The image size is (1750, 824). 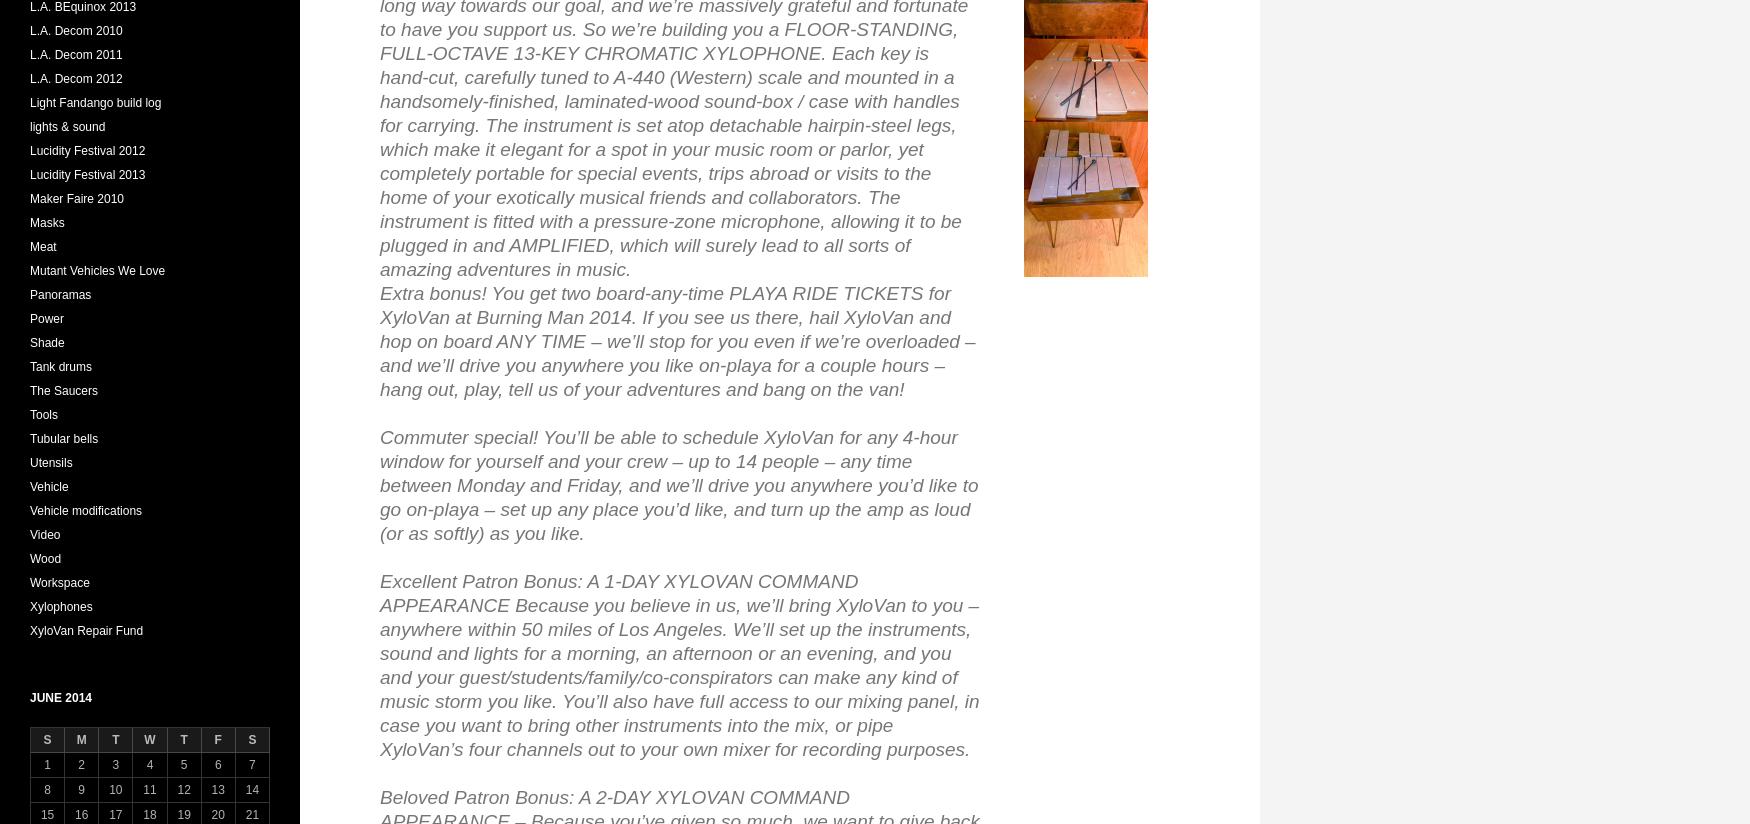 What do you see at coordinates (48, 485) in the screenshot?
I see `'Vehicle'` at bounding box center [48, 485].